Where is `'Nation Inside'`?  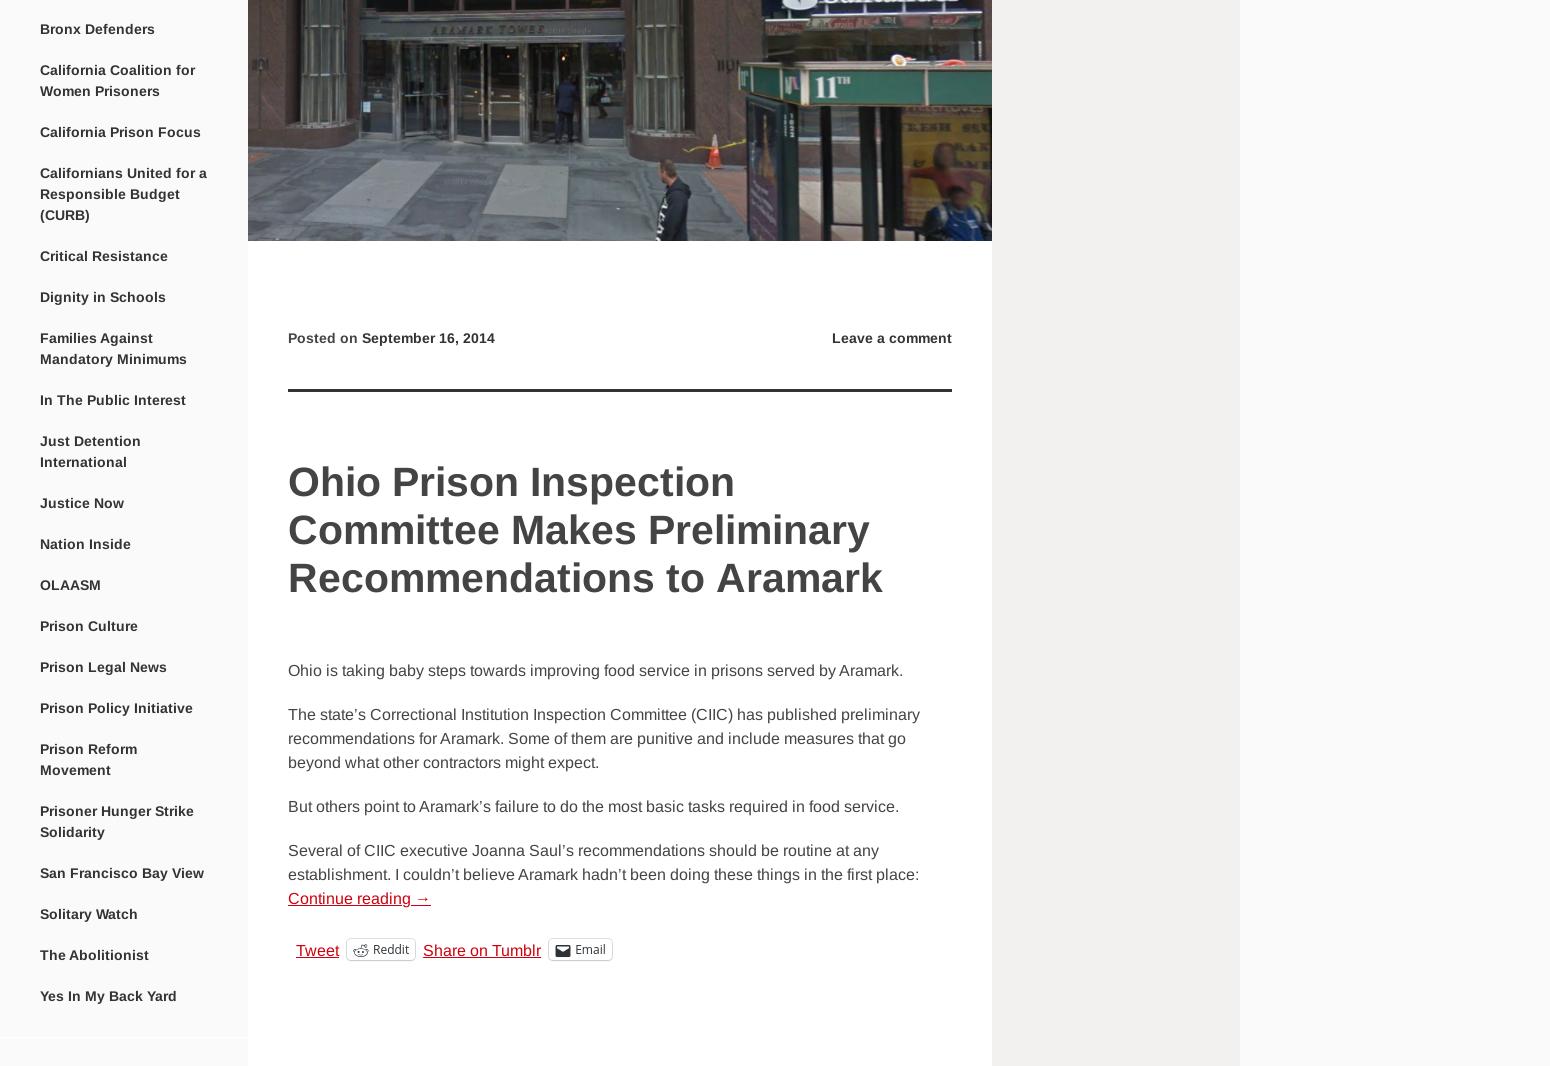
'Nation Inside' is located at coordinates (85, 542).